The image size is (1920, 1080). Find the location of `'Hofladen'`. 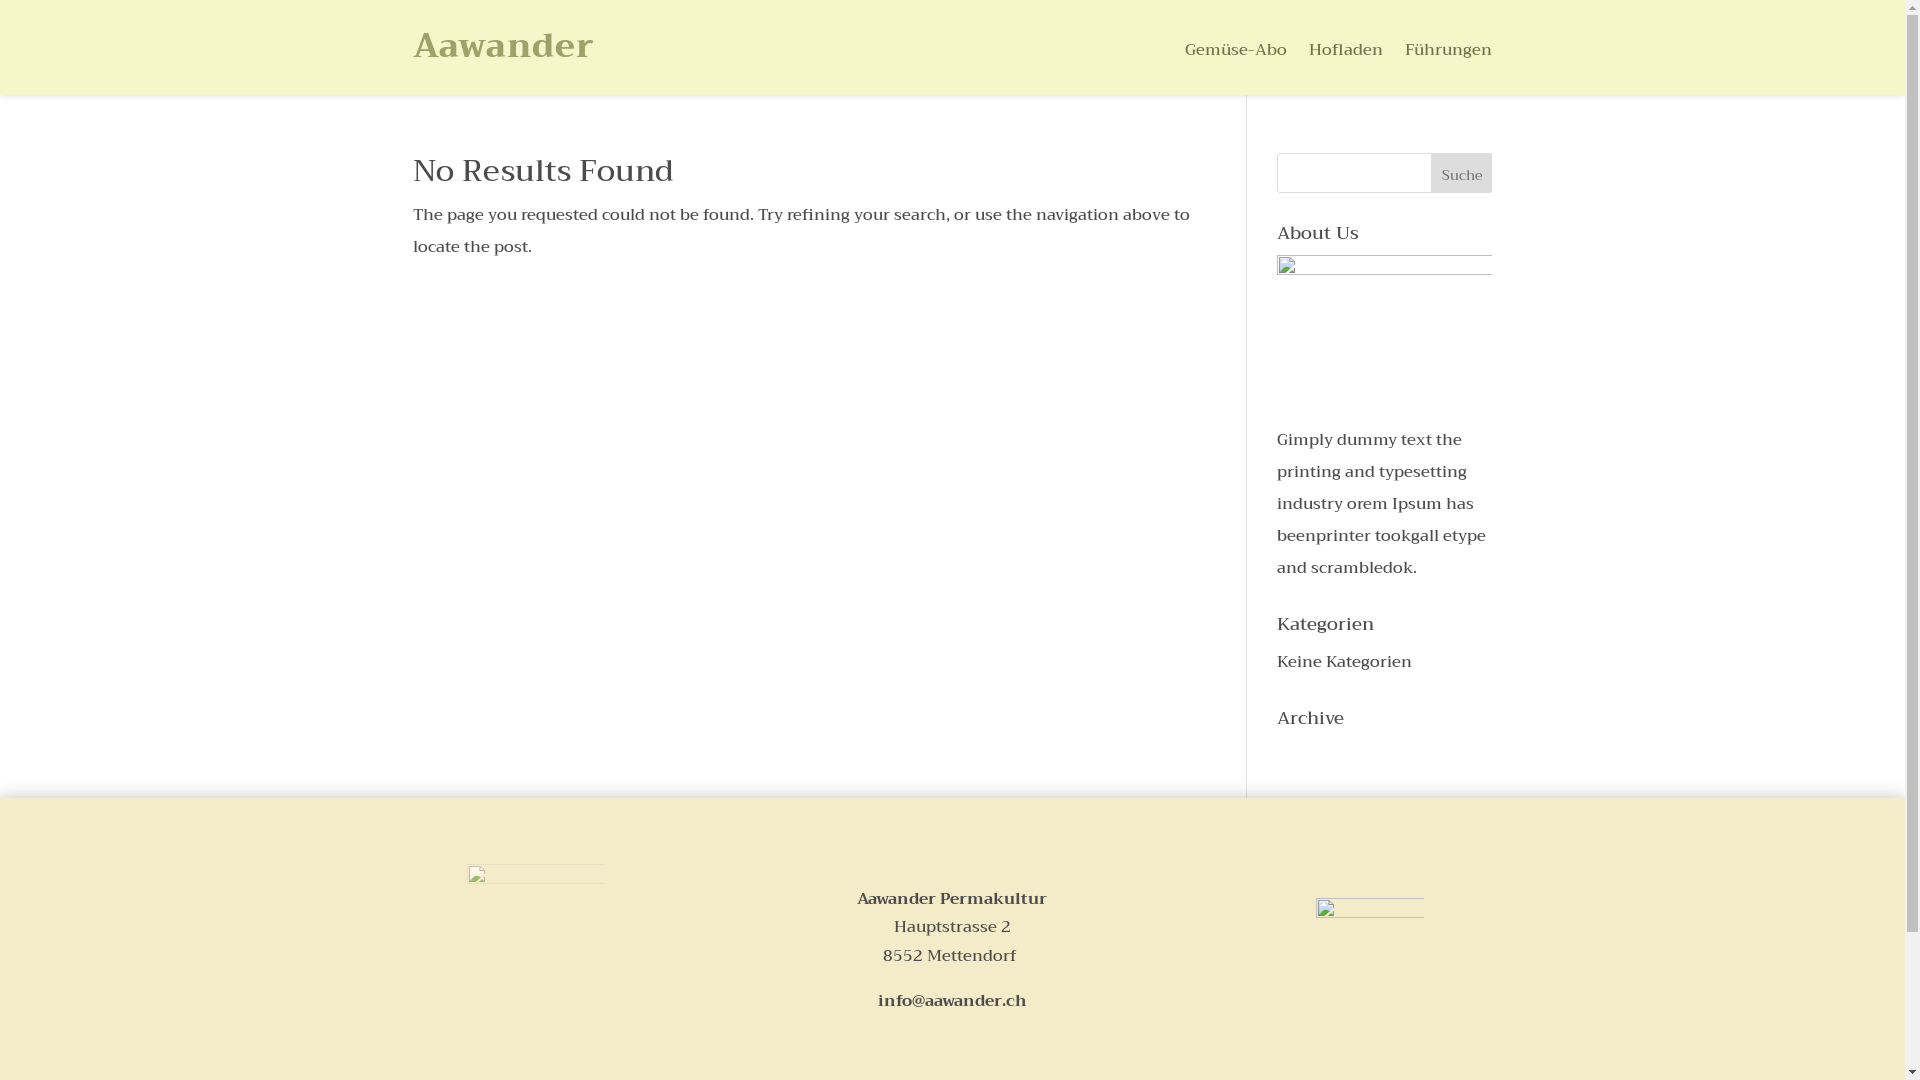

'Hofladen' is located at coordinates (1345, 53).